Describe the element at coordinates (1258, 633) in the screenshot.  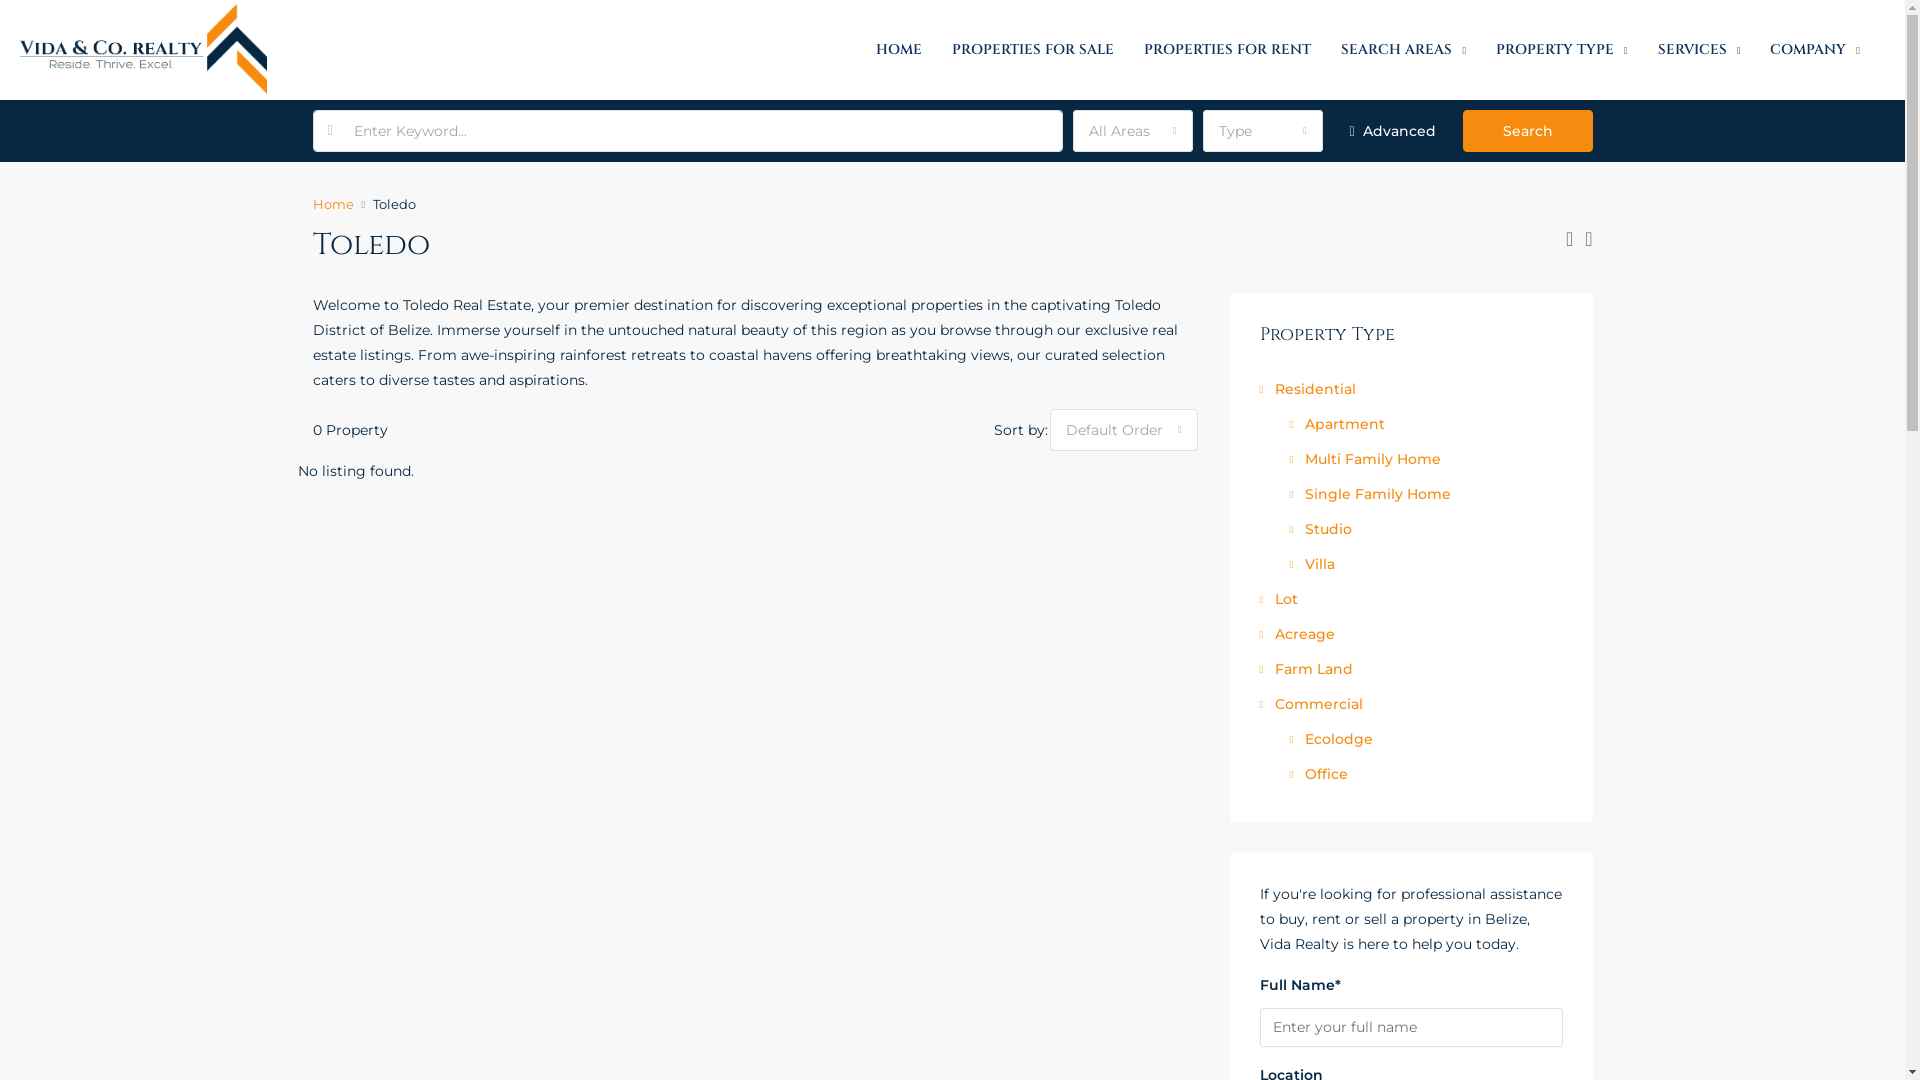
I see `'Acreage'` at that location.